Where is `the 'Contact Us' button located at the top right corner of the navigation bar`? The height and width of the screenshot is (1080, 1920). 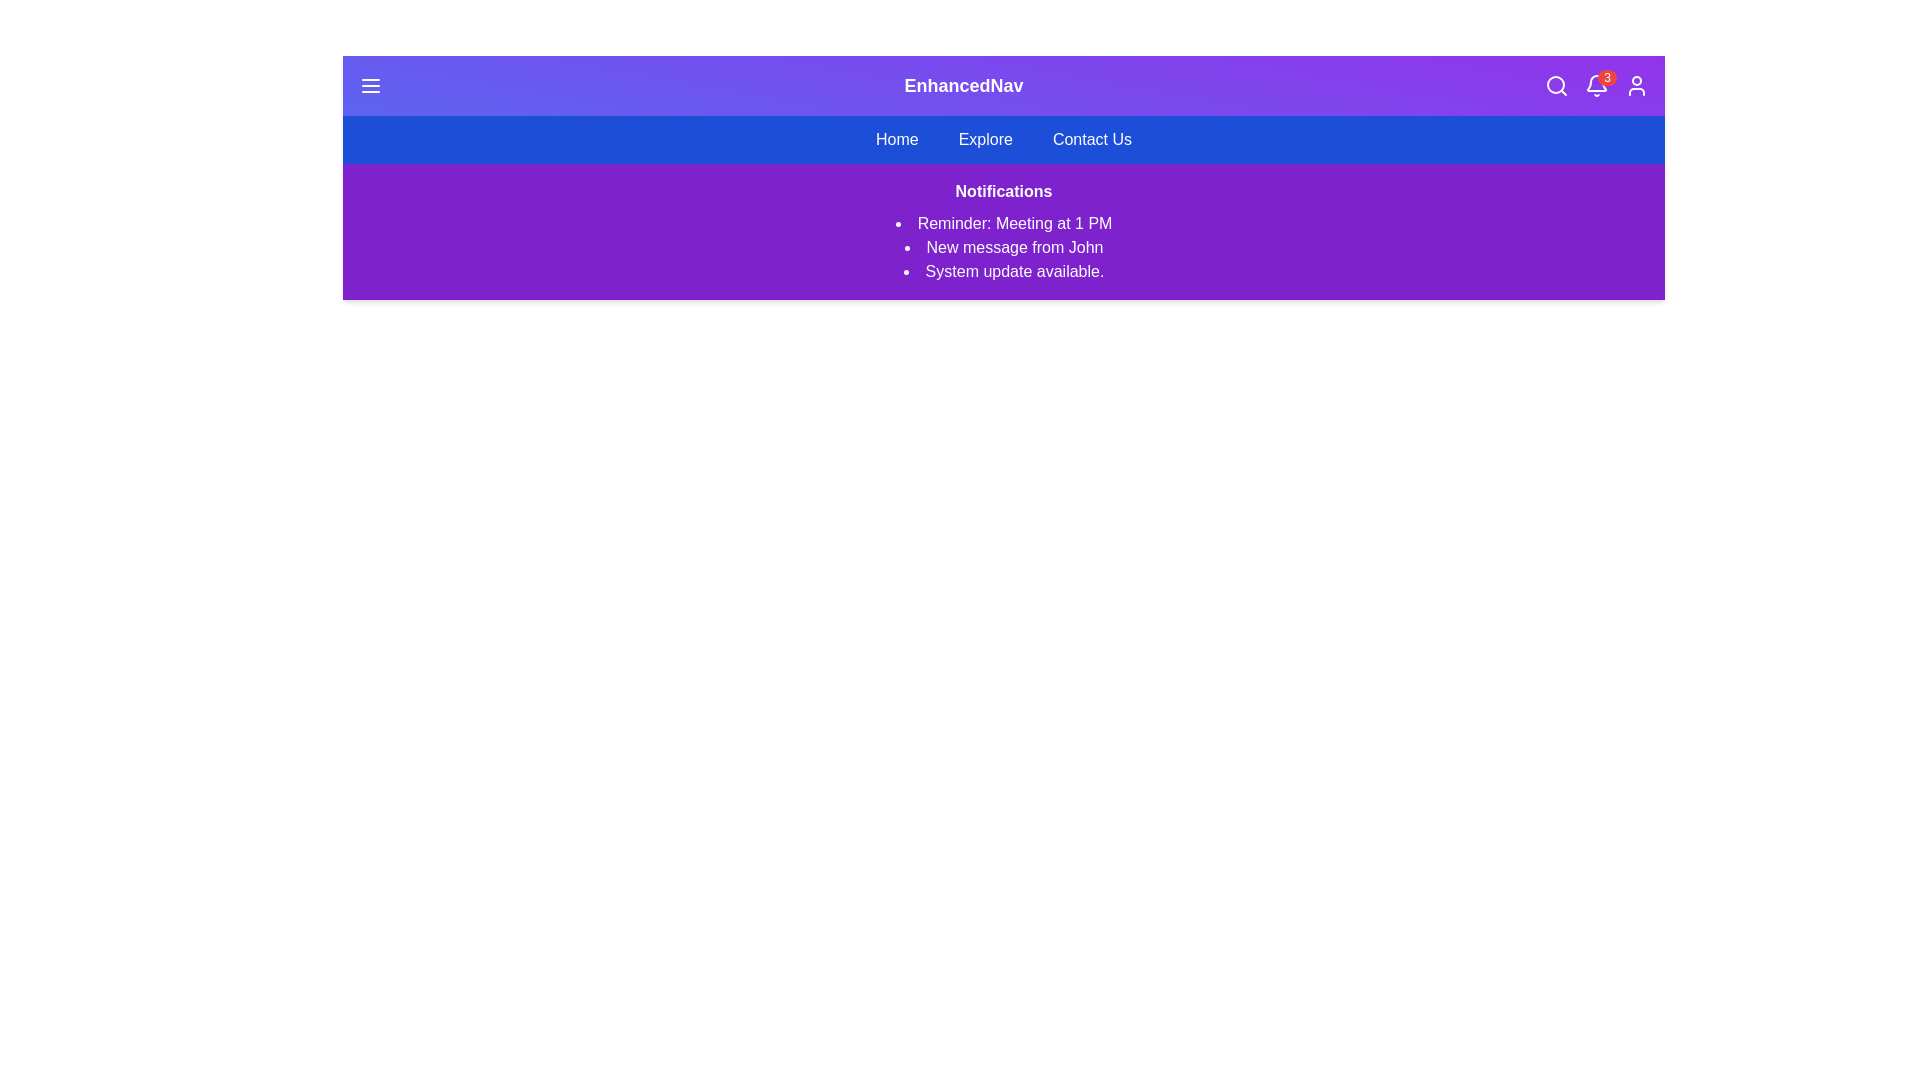
the 'Contact Us' button located at the top right corner of the navigation bar is located at coordinates (1091, 138).